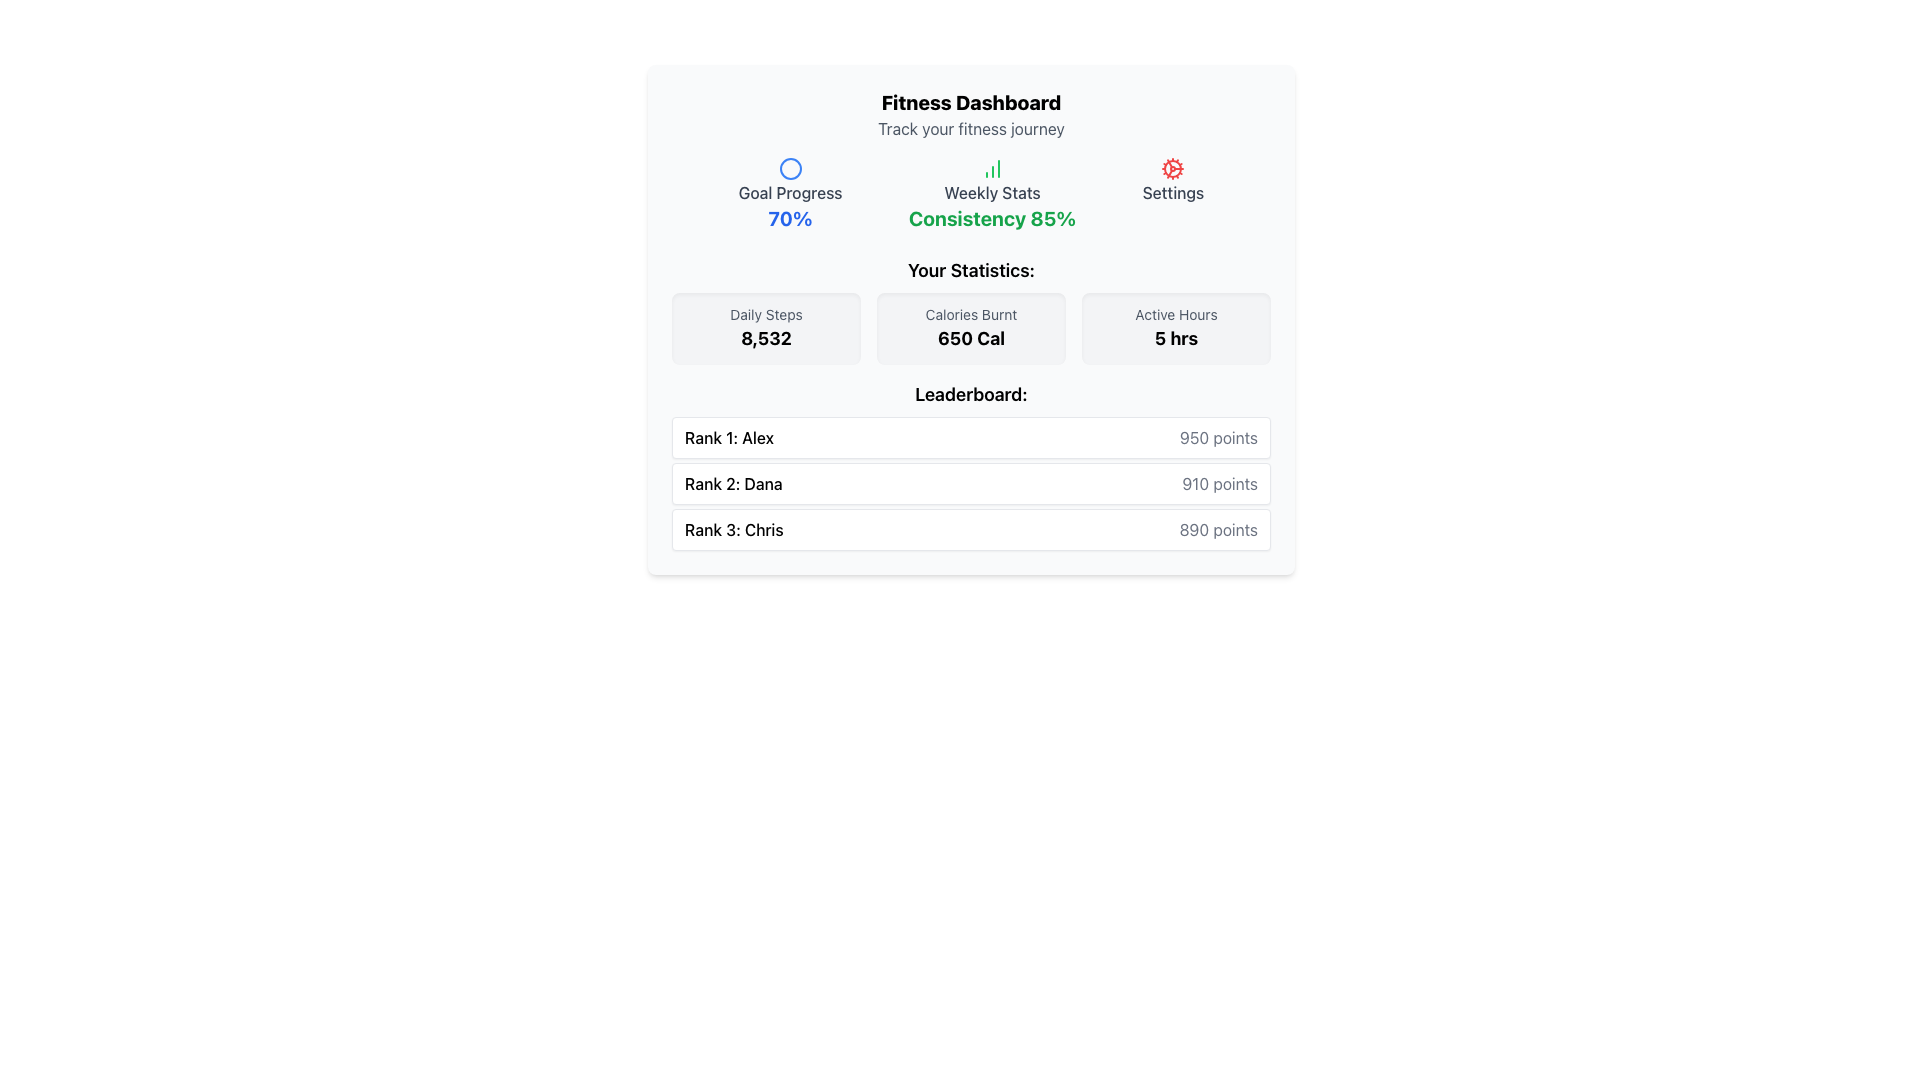 Image resolution: width=1920 pixels, height=1080 pixels. I want to click on the Informational card displaying daily steps taken, which is the first card in the three-card grid layout under 'Your Statistics', so click(765, 327).